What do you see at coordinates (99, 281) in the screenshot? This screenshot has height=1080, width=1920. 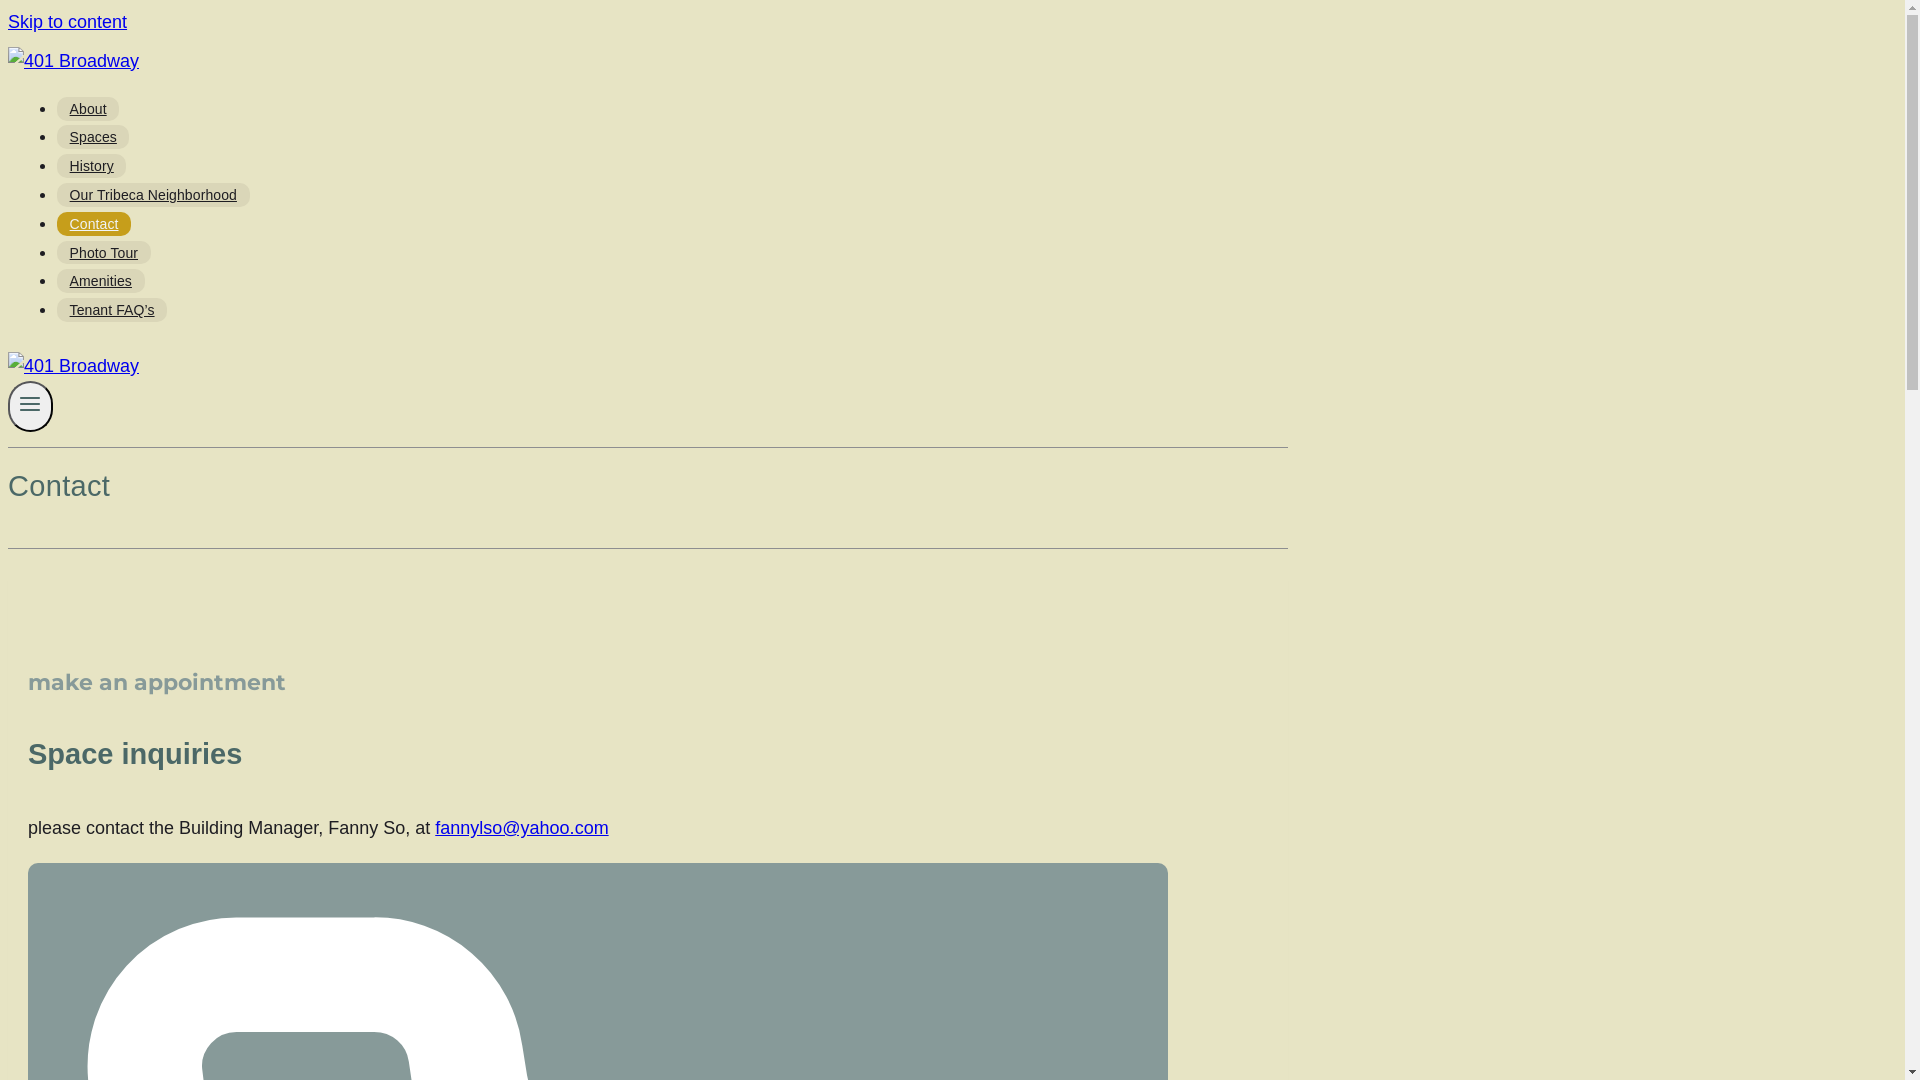 I see `'Amenities'` at bounding box center [99, 281].